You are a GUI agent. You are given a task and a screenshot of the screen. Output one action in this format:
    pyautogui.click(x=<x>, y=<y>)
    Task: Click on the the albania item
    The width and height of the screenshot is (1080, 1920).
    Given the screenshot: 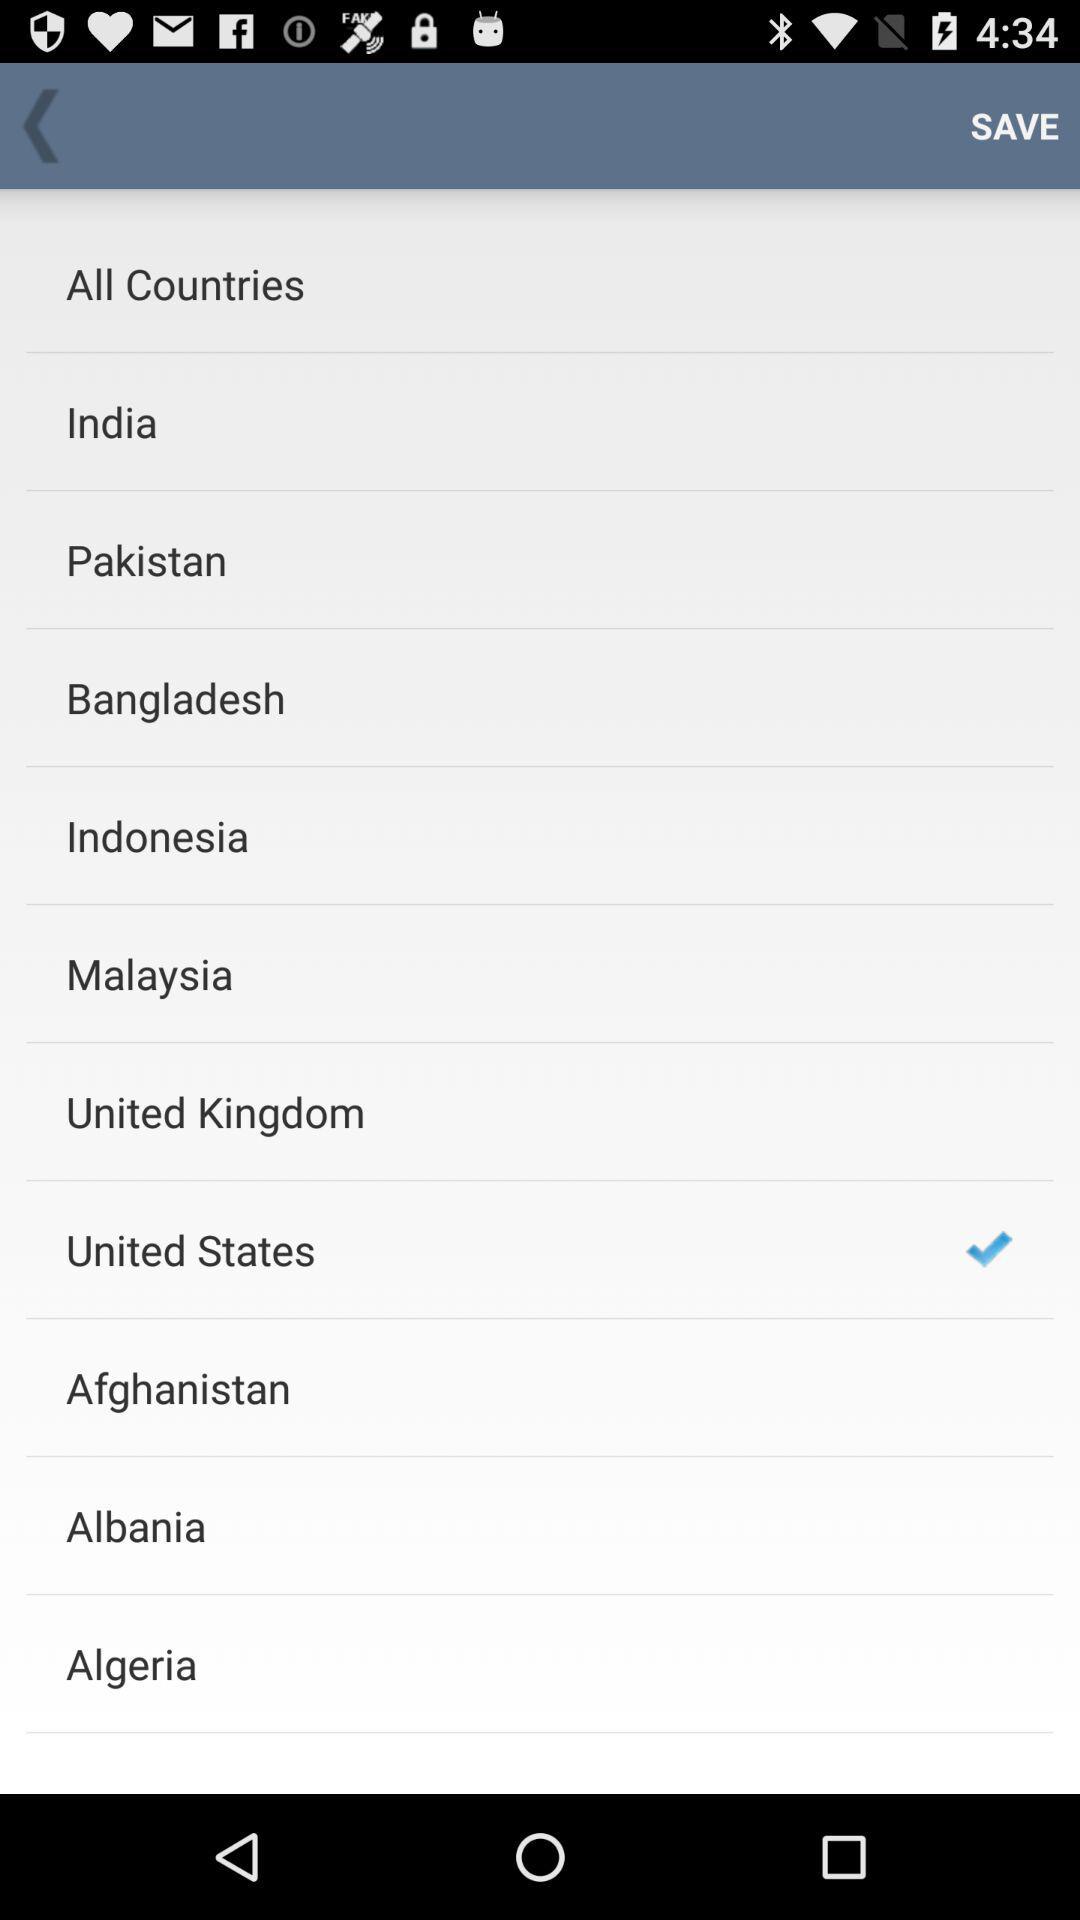 What is the action you would take?
    pyautogui.click(x=489, y=1524)
    